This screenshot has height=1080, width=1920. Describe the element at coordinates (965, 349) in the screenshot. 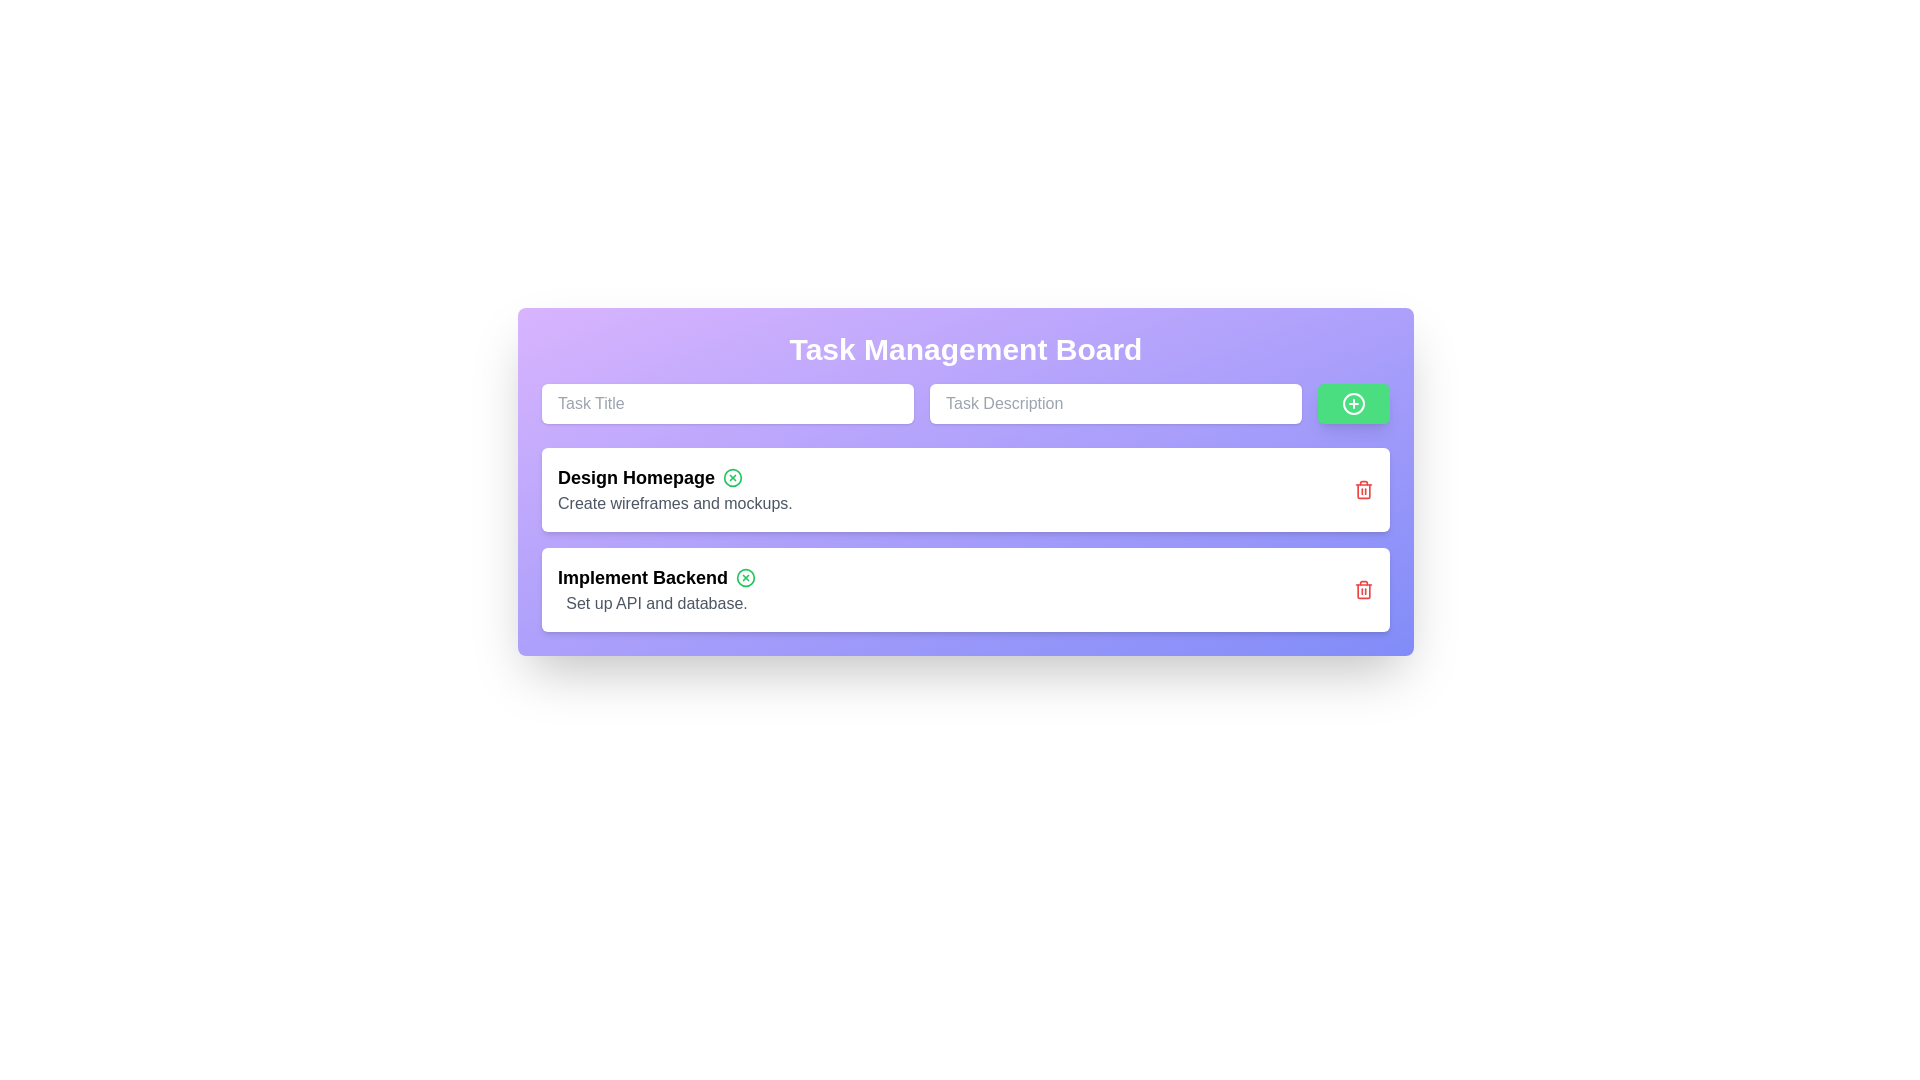

I see `the Static Label or Header that serves as a title for the task management application, positioned above the input fields for 'Task Title' and 'Task Description'` at that location.